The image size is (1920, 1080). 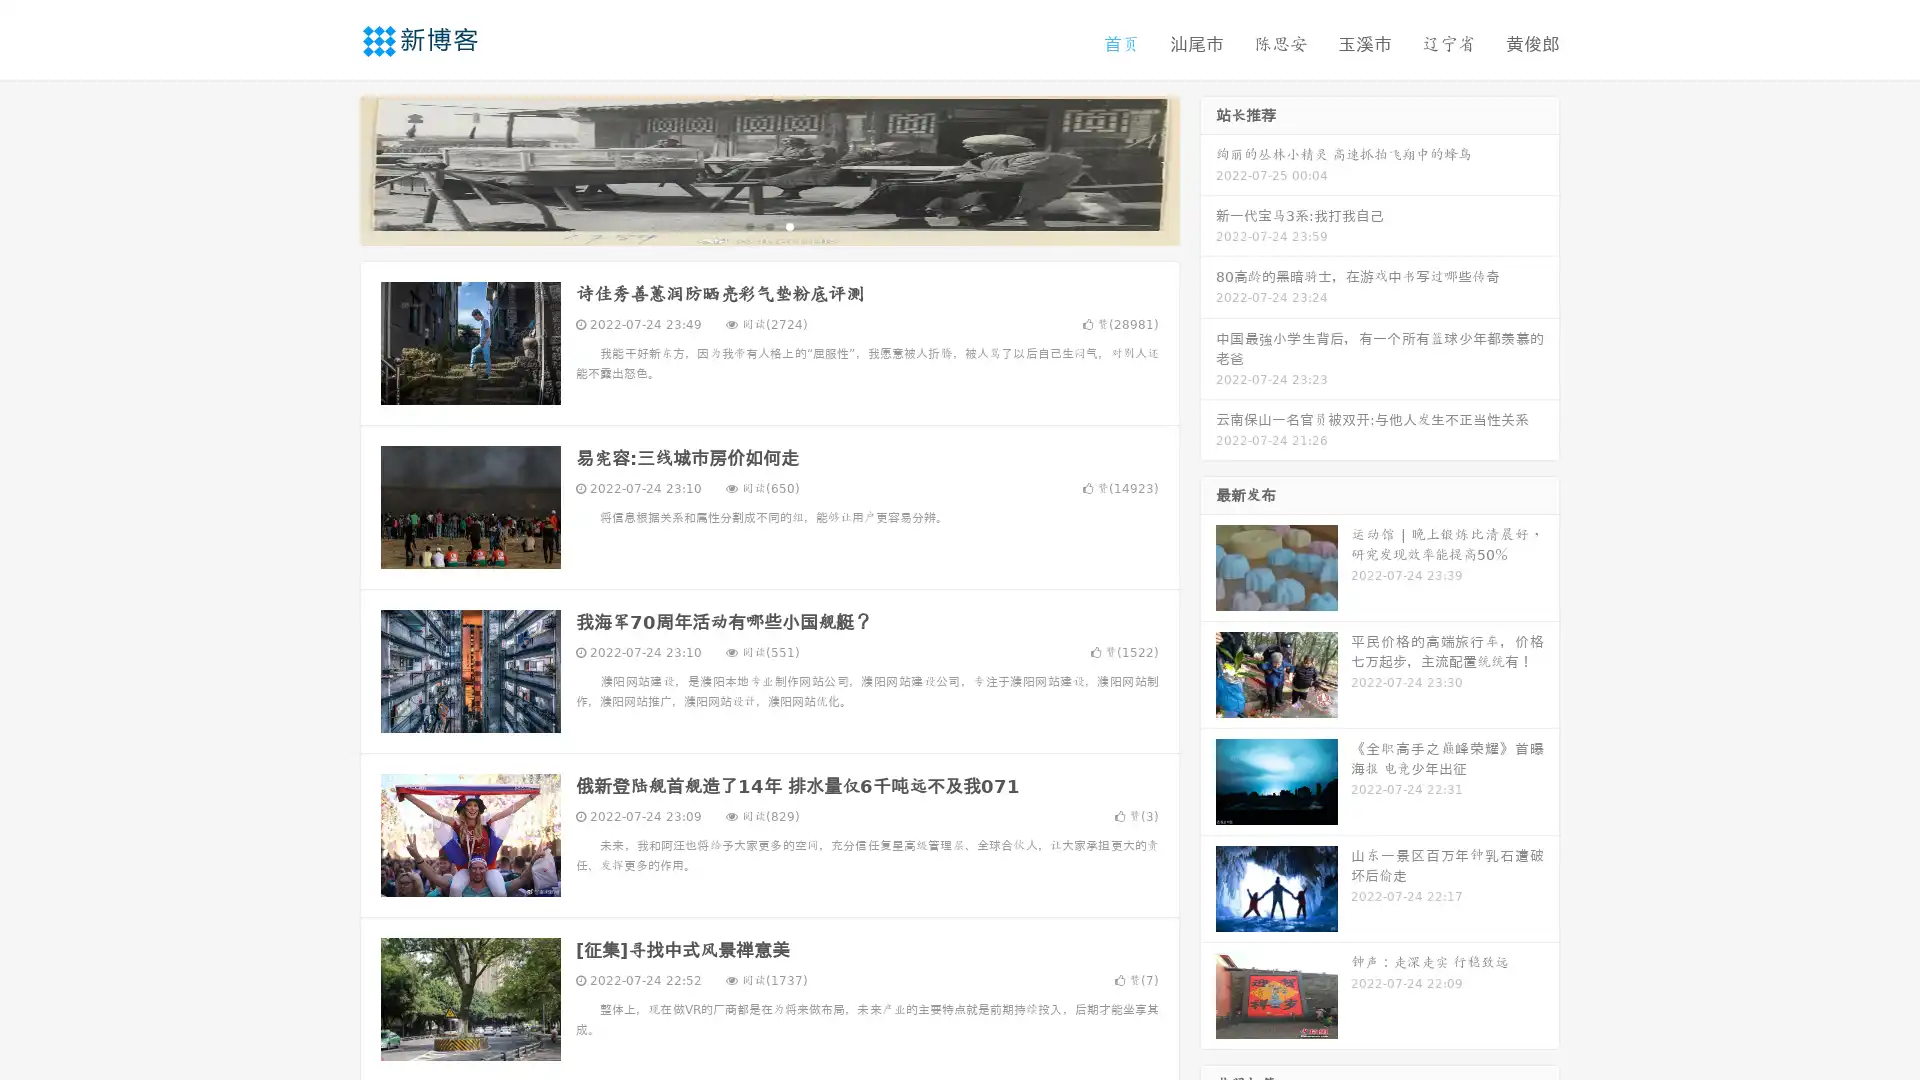 I want to click on Next slide, so click(x=1208, y=168).